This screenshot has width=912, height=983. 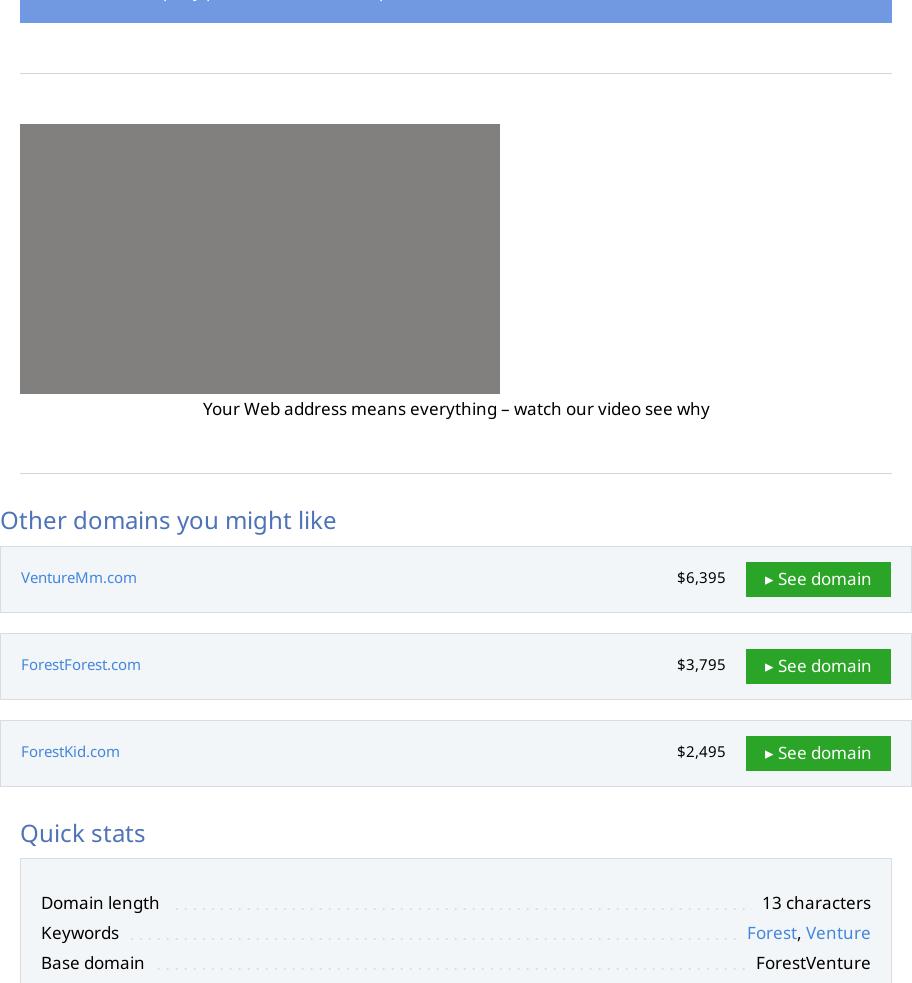 I want to click on 'ForestVenture', so click(x=812, y=961).